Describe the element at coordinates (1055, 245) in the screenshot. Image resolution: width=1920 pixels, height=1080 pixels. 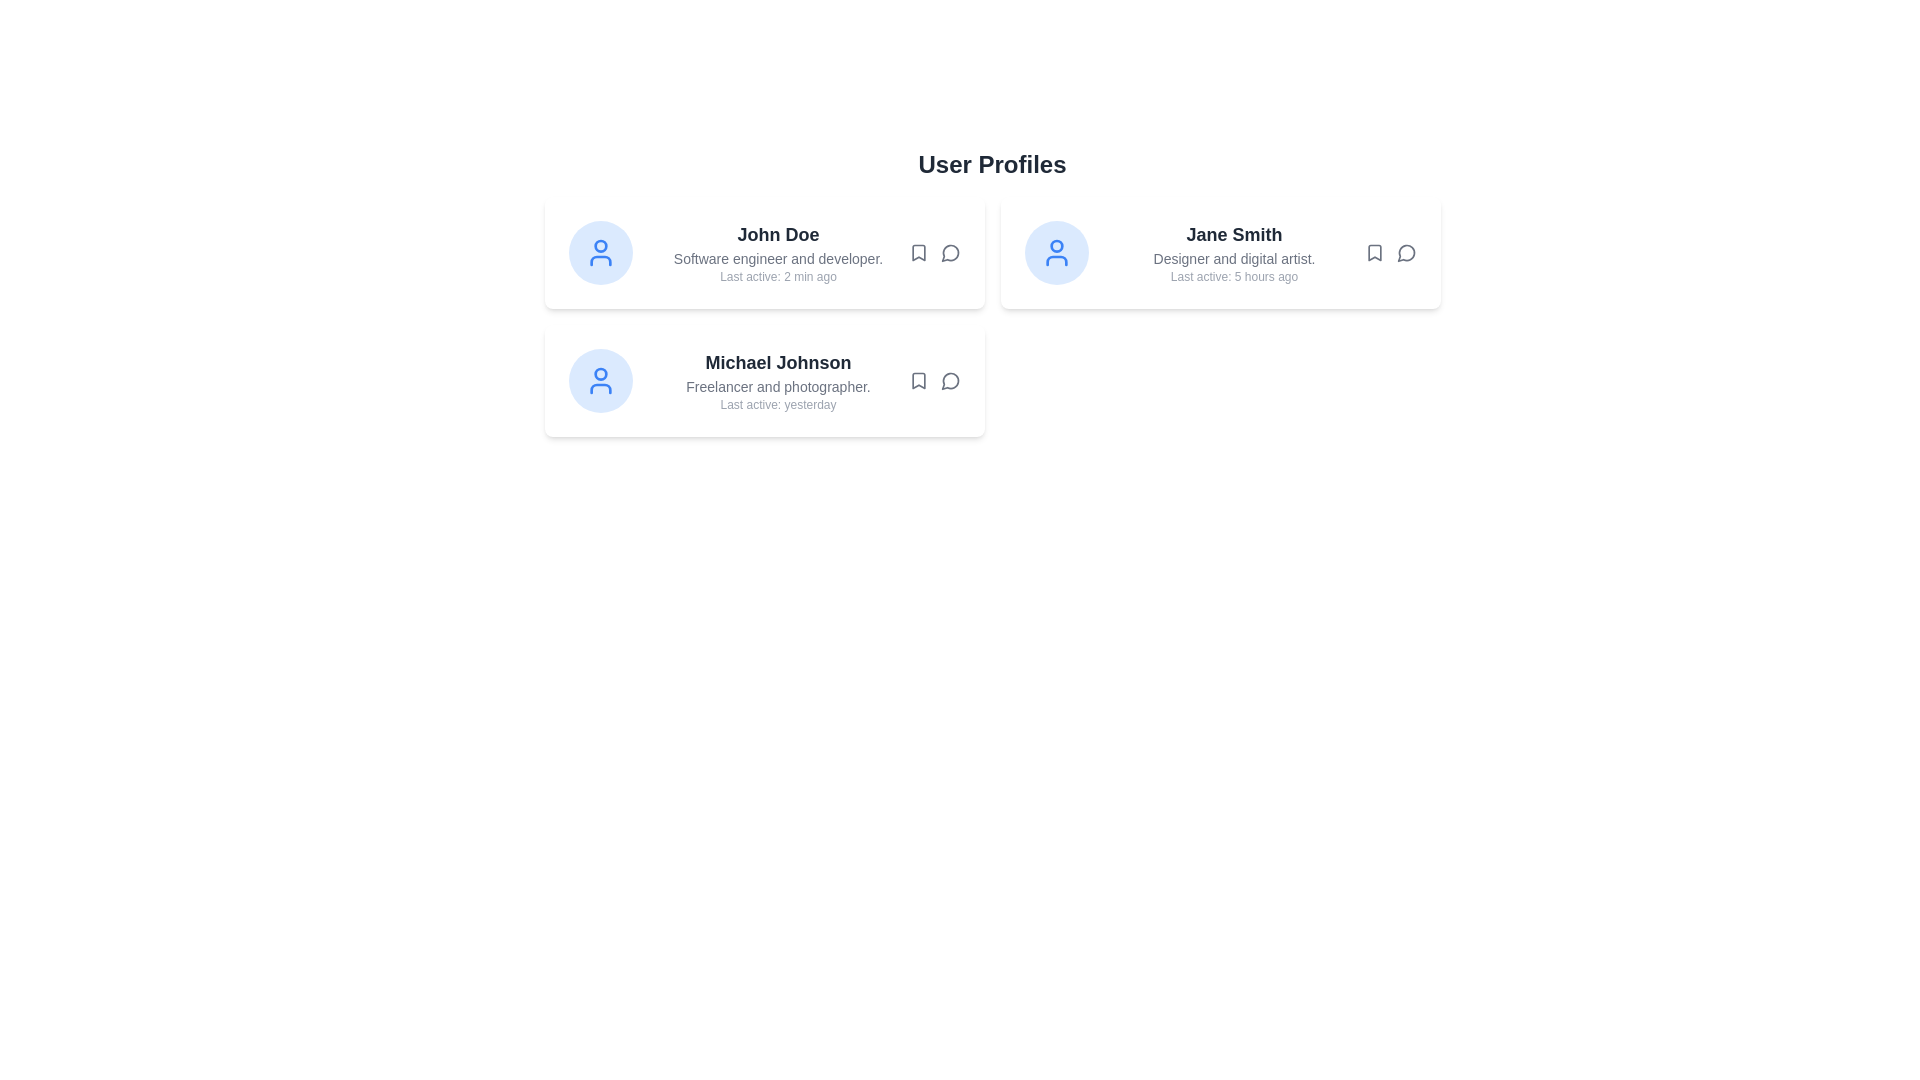
I see `the decorative SVG circle representing the user profile icon for 'Jane Smith' located in the top-right quadrant of the card UI component` at that location.